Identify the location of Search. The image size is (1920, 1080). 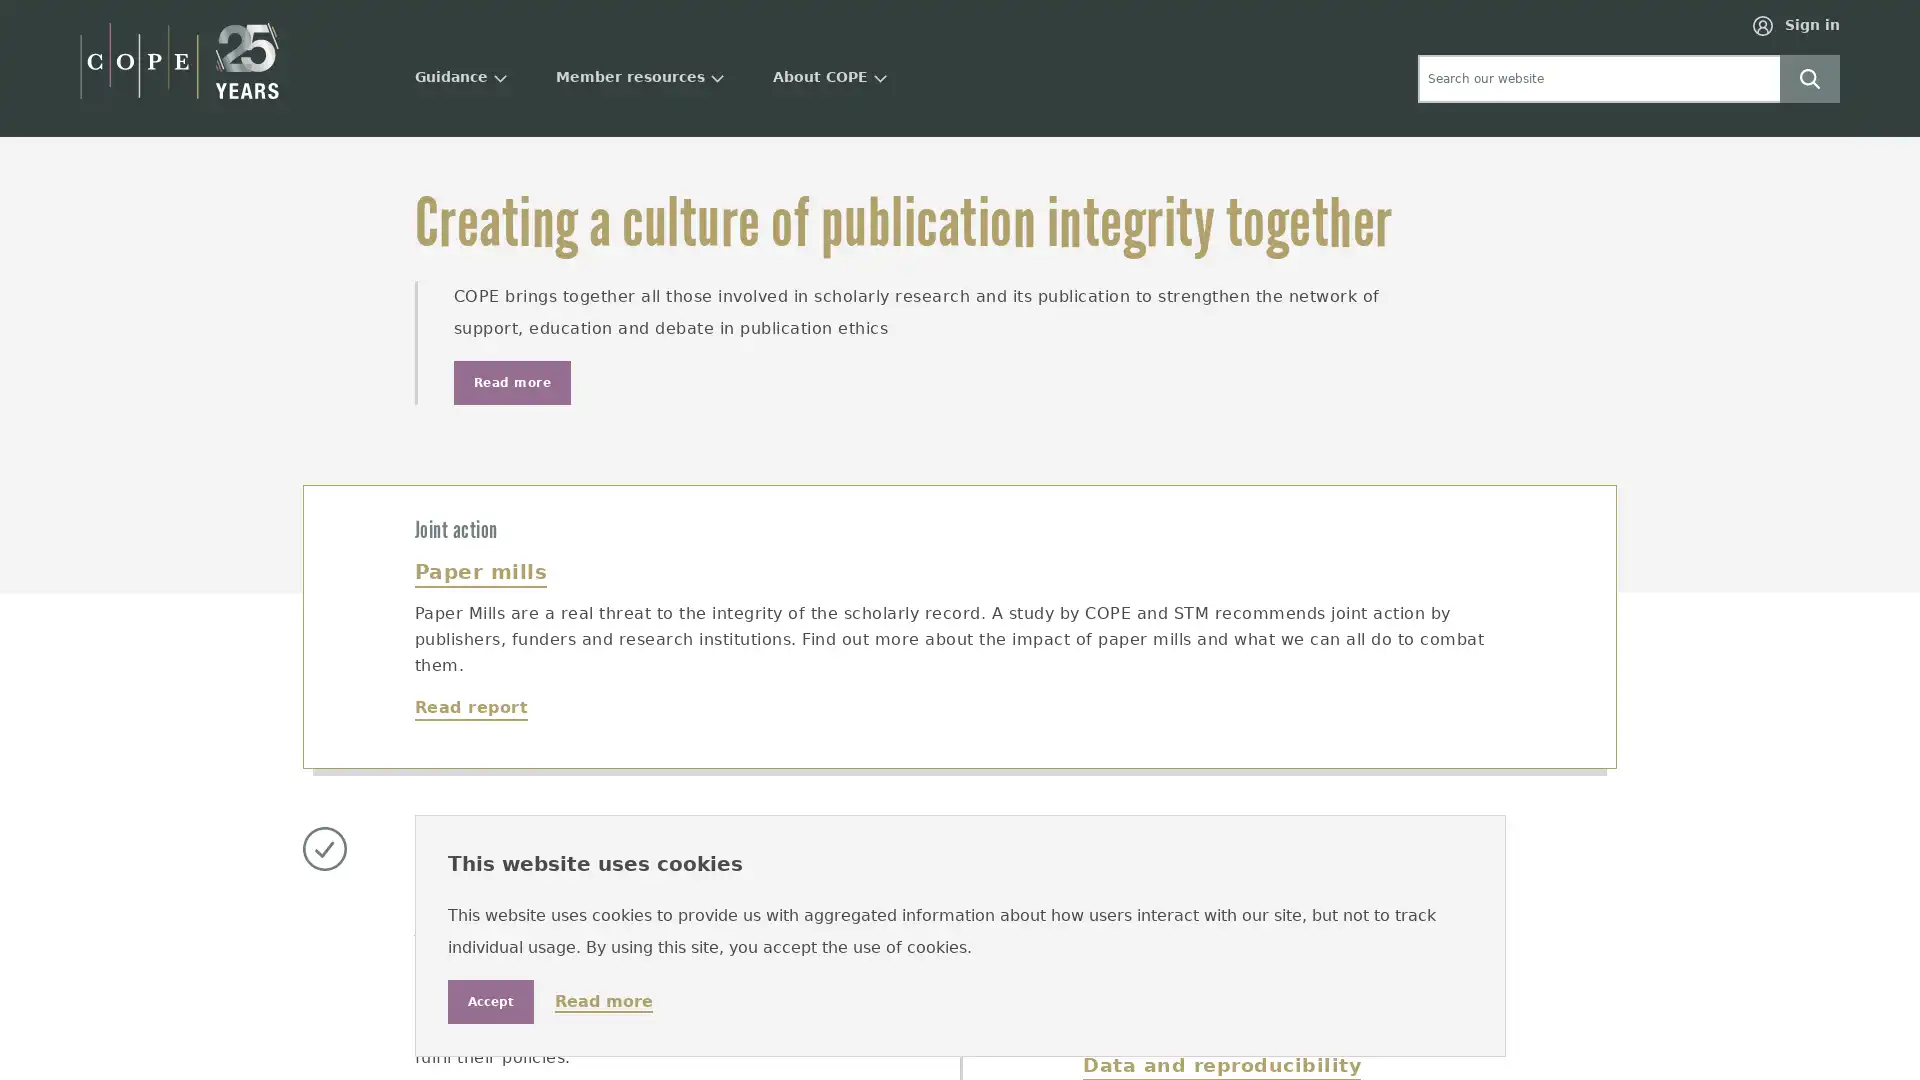
(1809, 76).